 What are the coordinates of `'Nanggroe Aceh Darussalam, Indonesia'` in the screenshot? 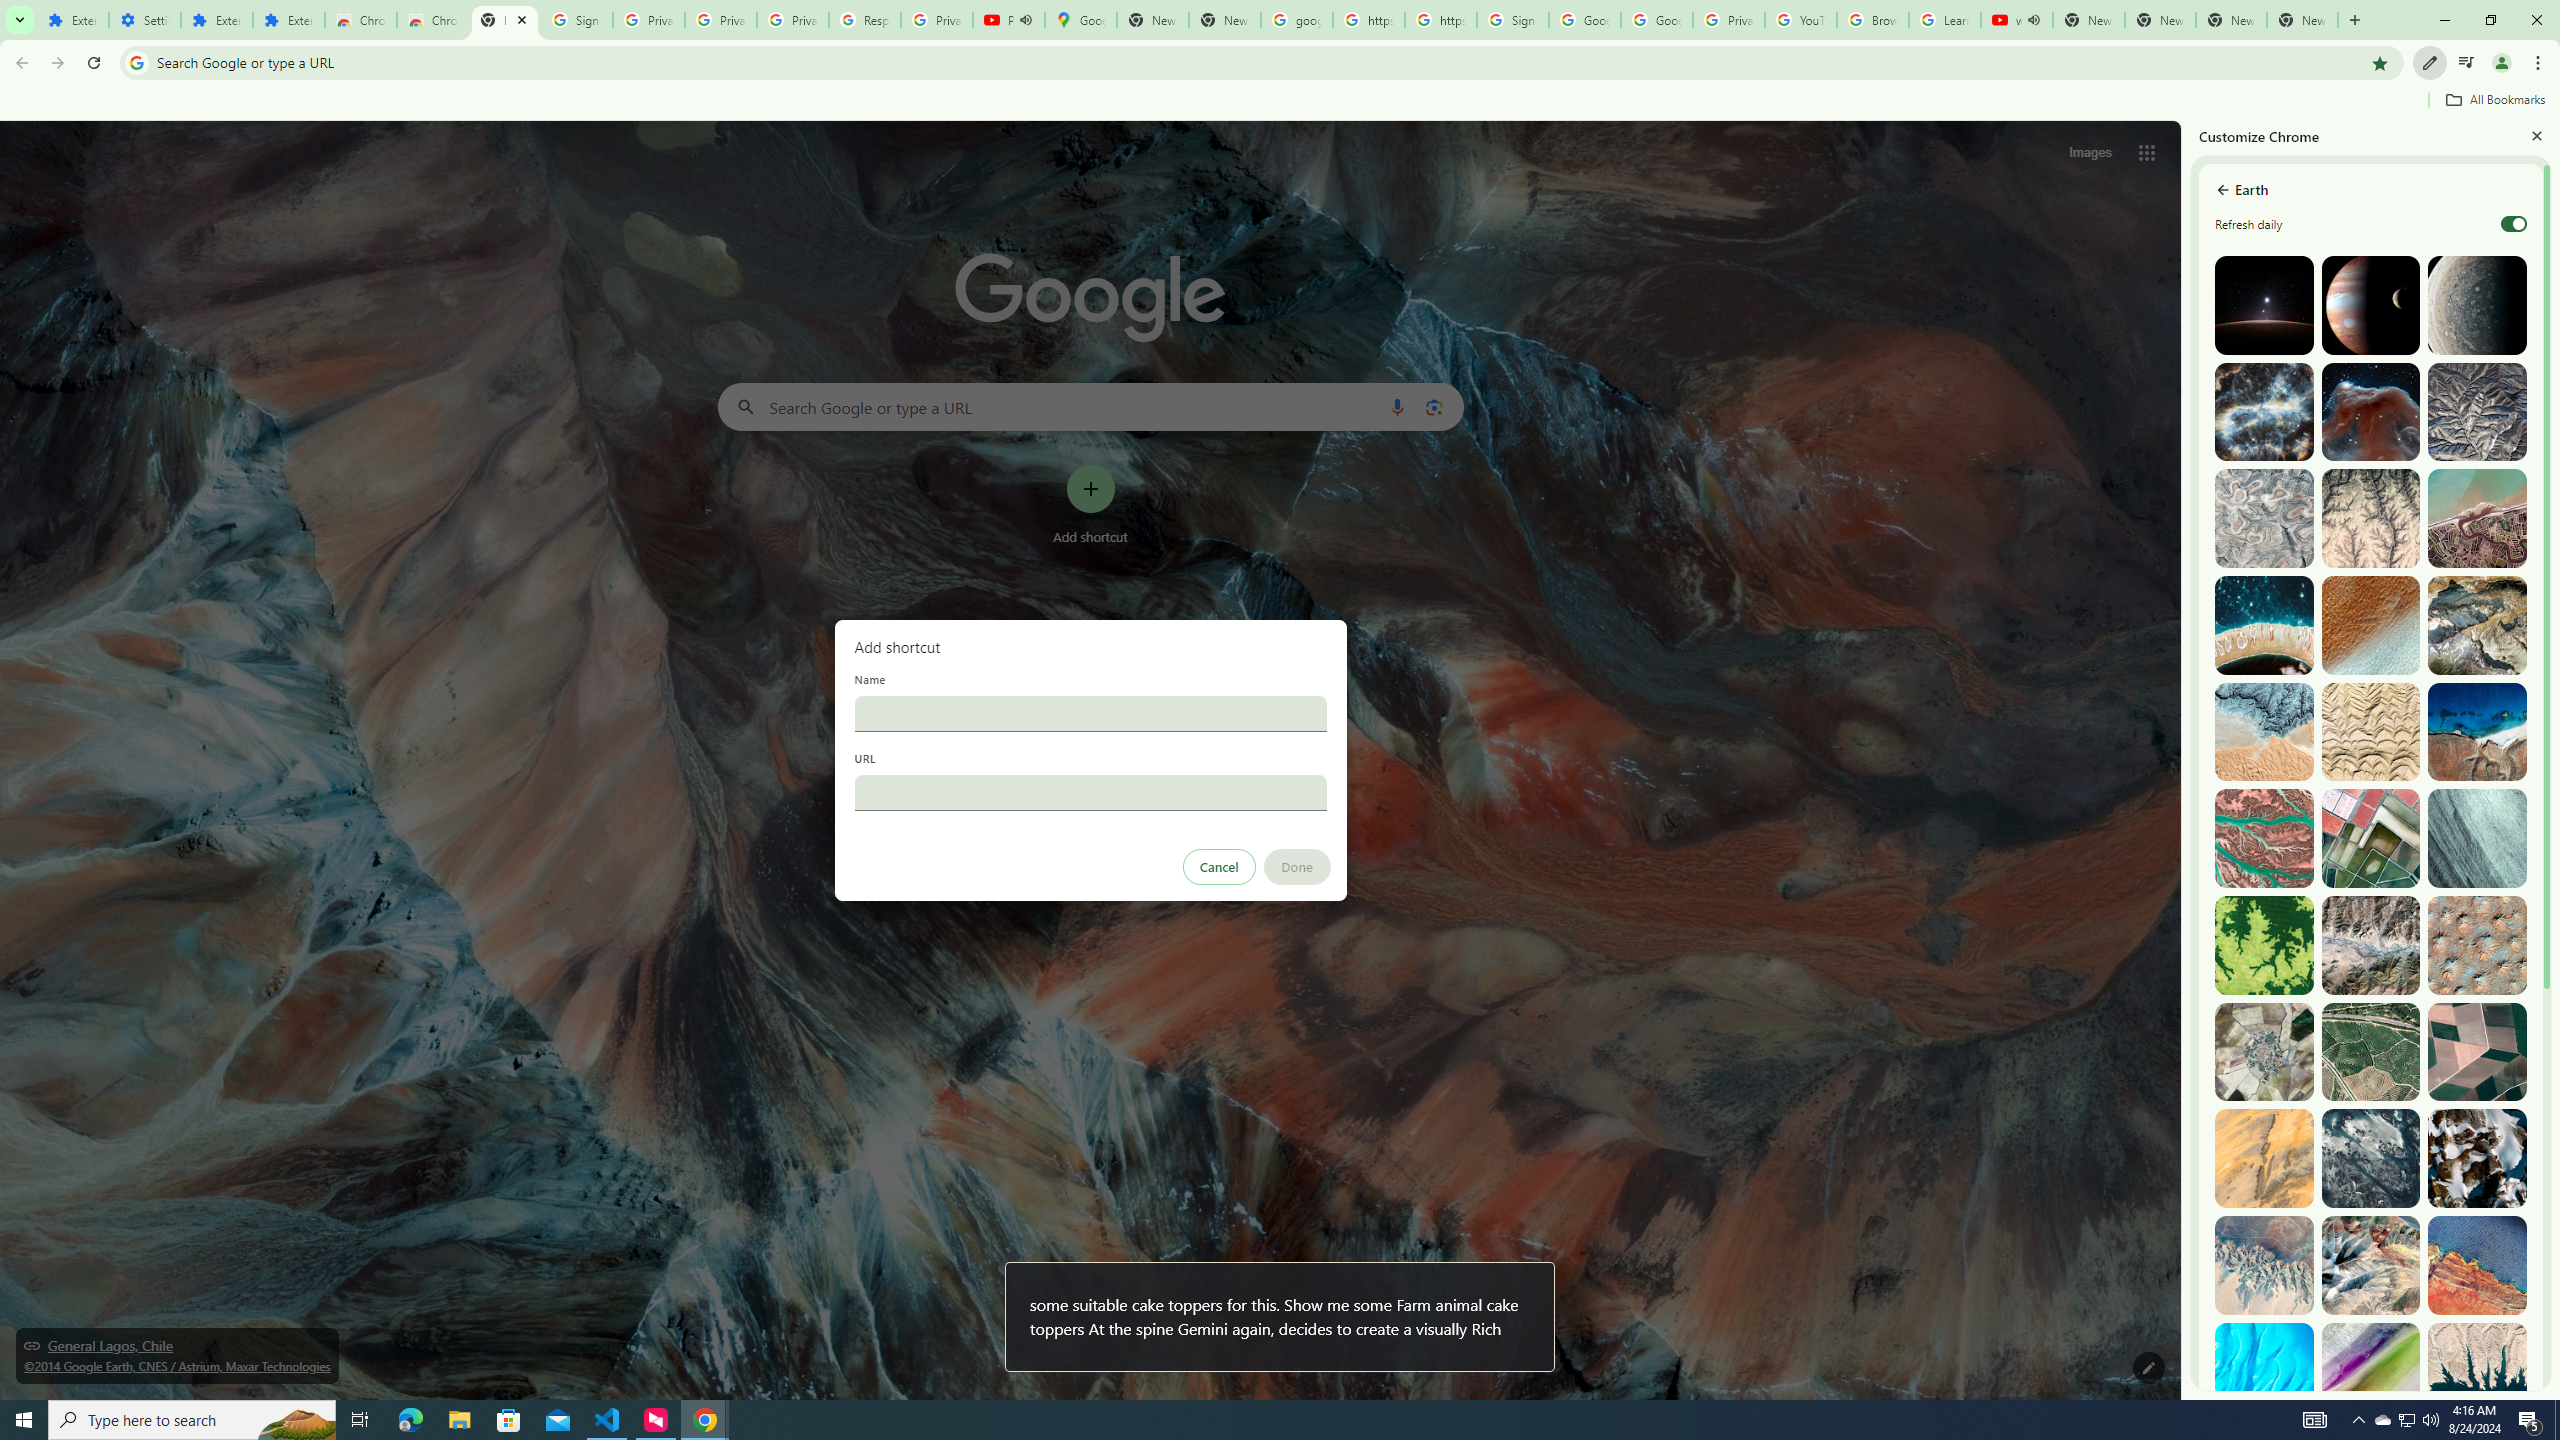 It's located at (2475, 518).